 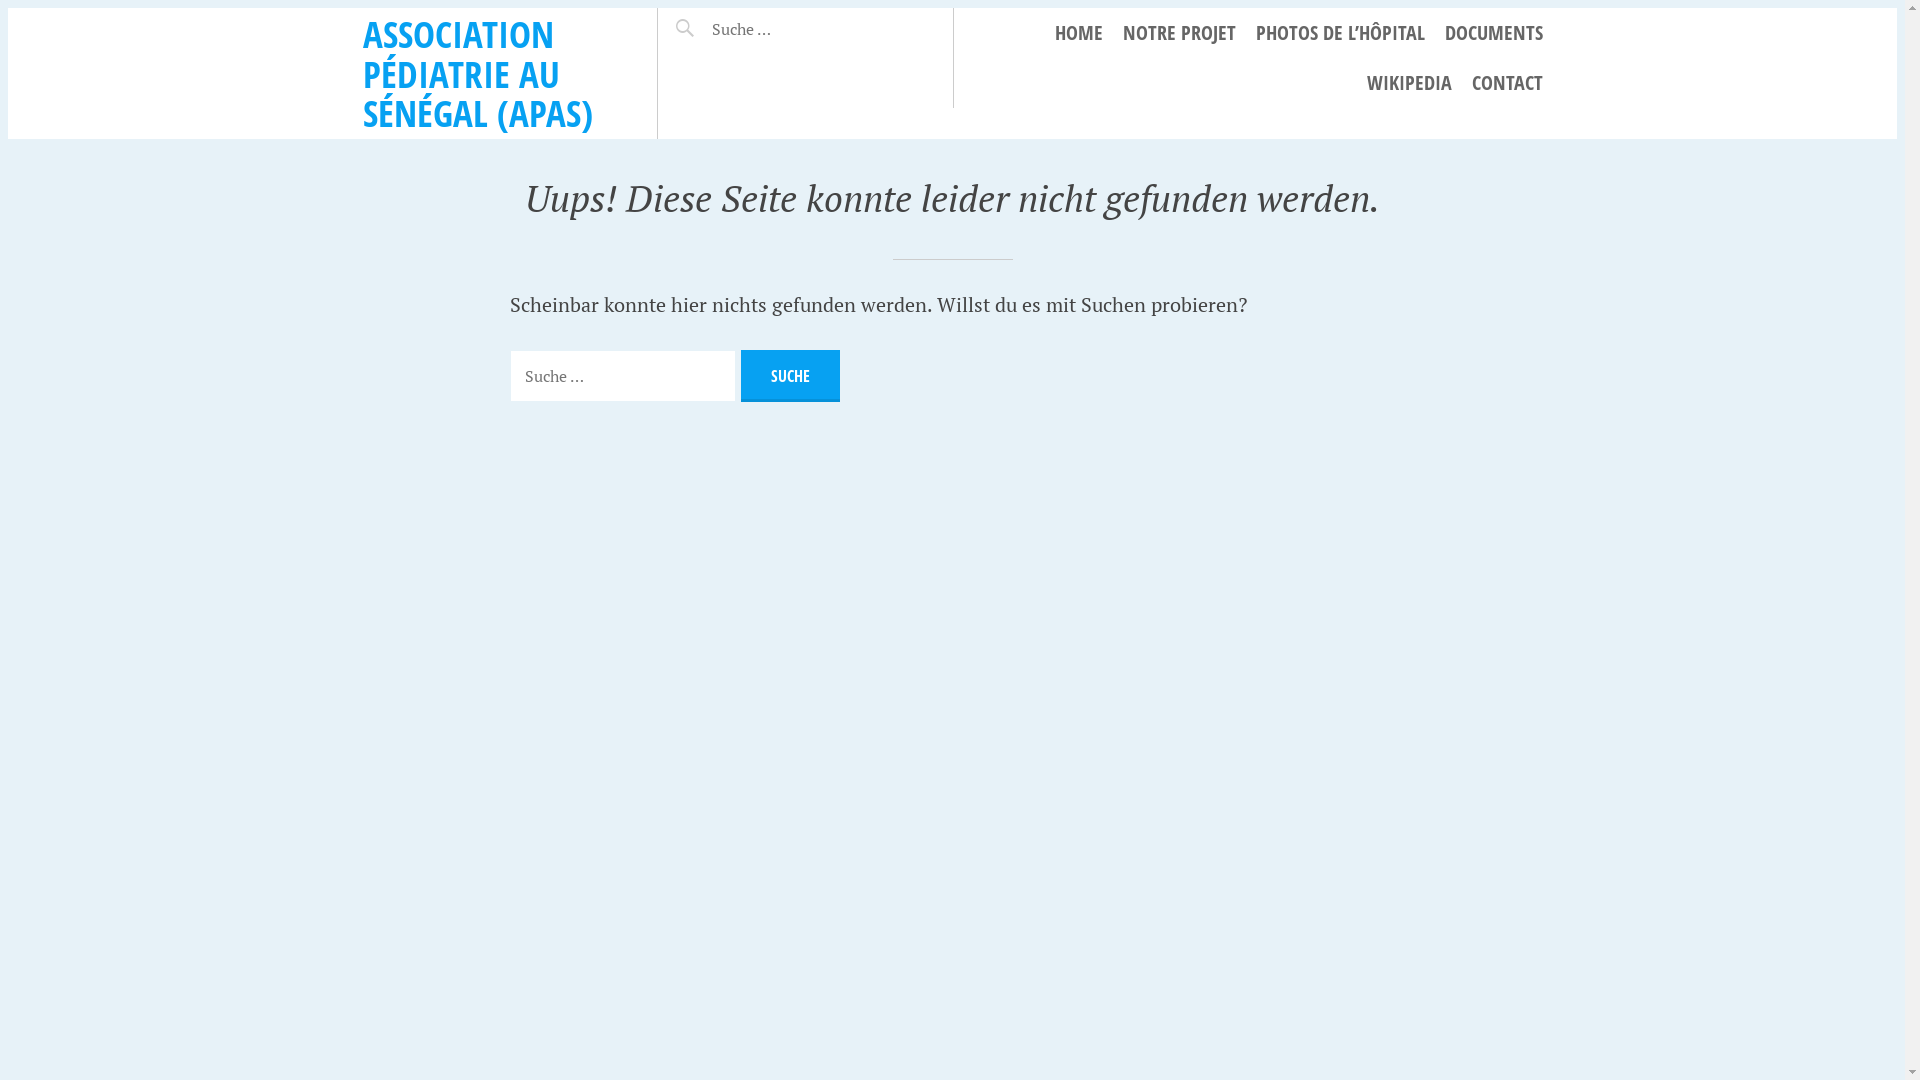 I want to click on 'WIKIPEDIA', so click(x=1407, y=82).